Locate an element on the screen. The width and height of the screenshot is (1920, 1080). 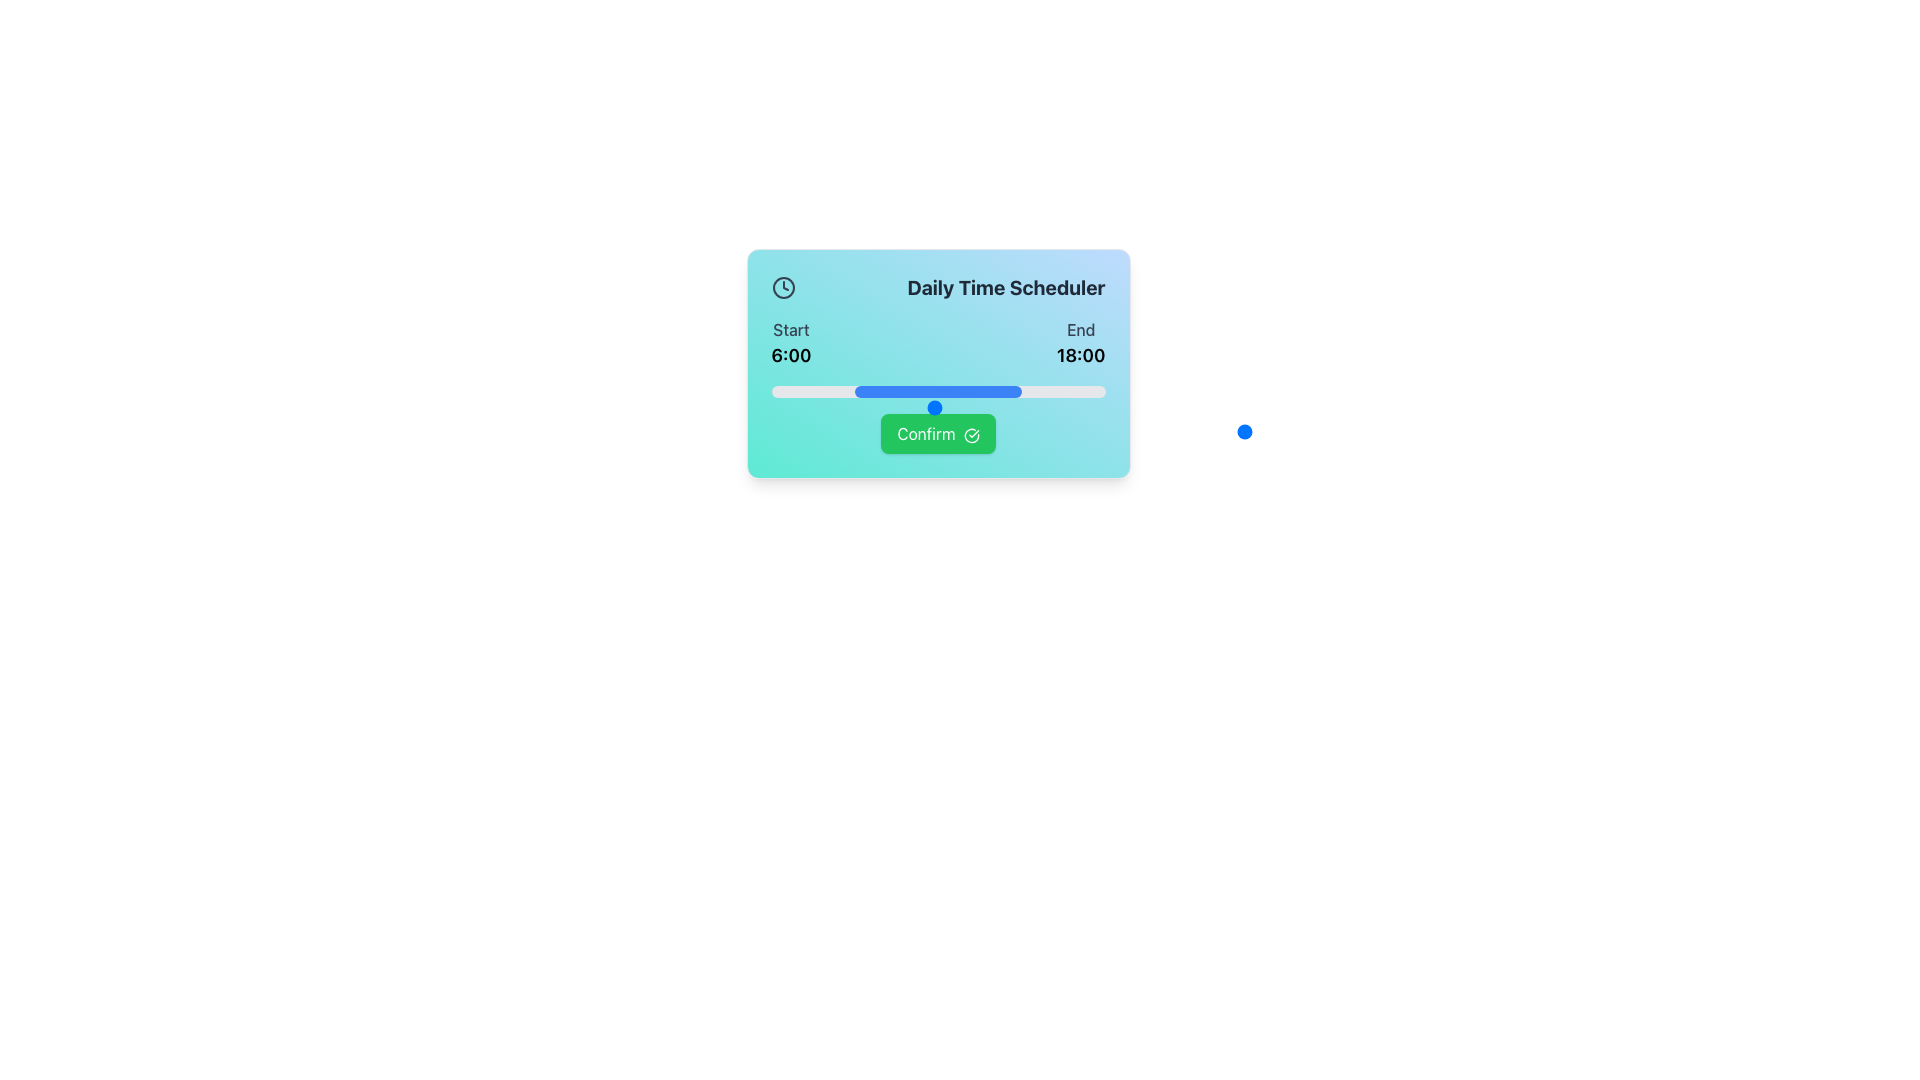
the Title Header with the accompanying clock icon and 'Daily Time Scheduler' text for reading is located at coordinates (937, 288).